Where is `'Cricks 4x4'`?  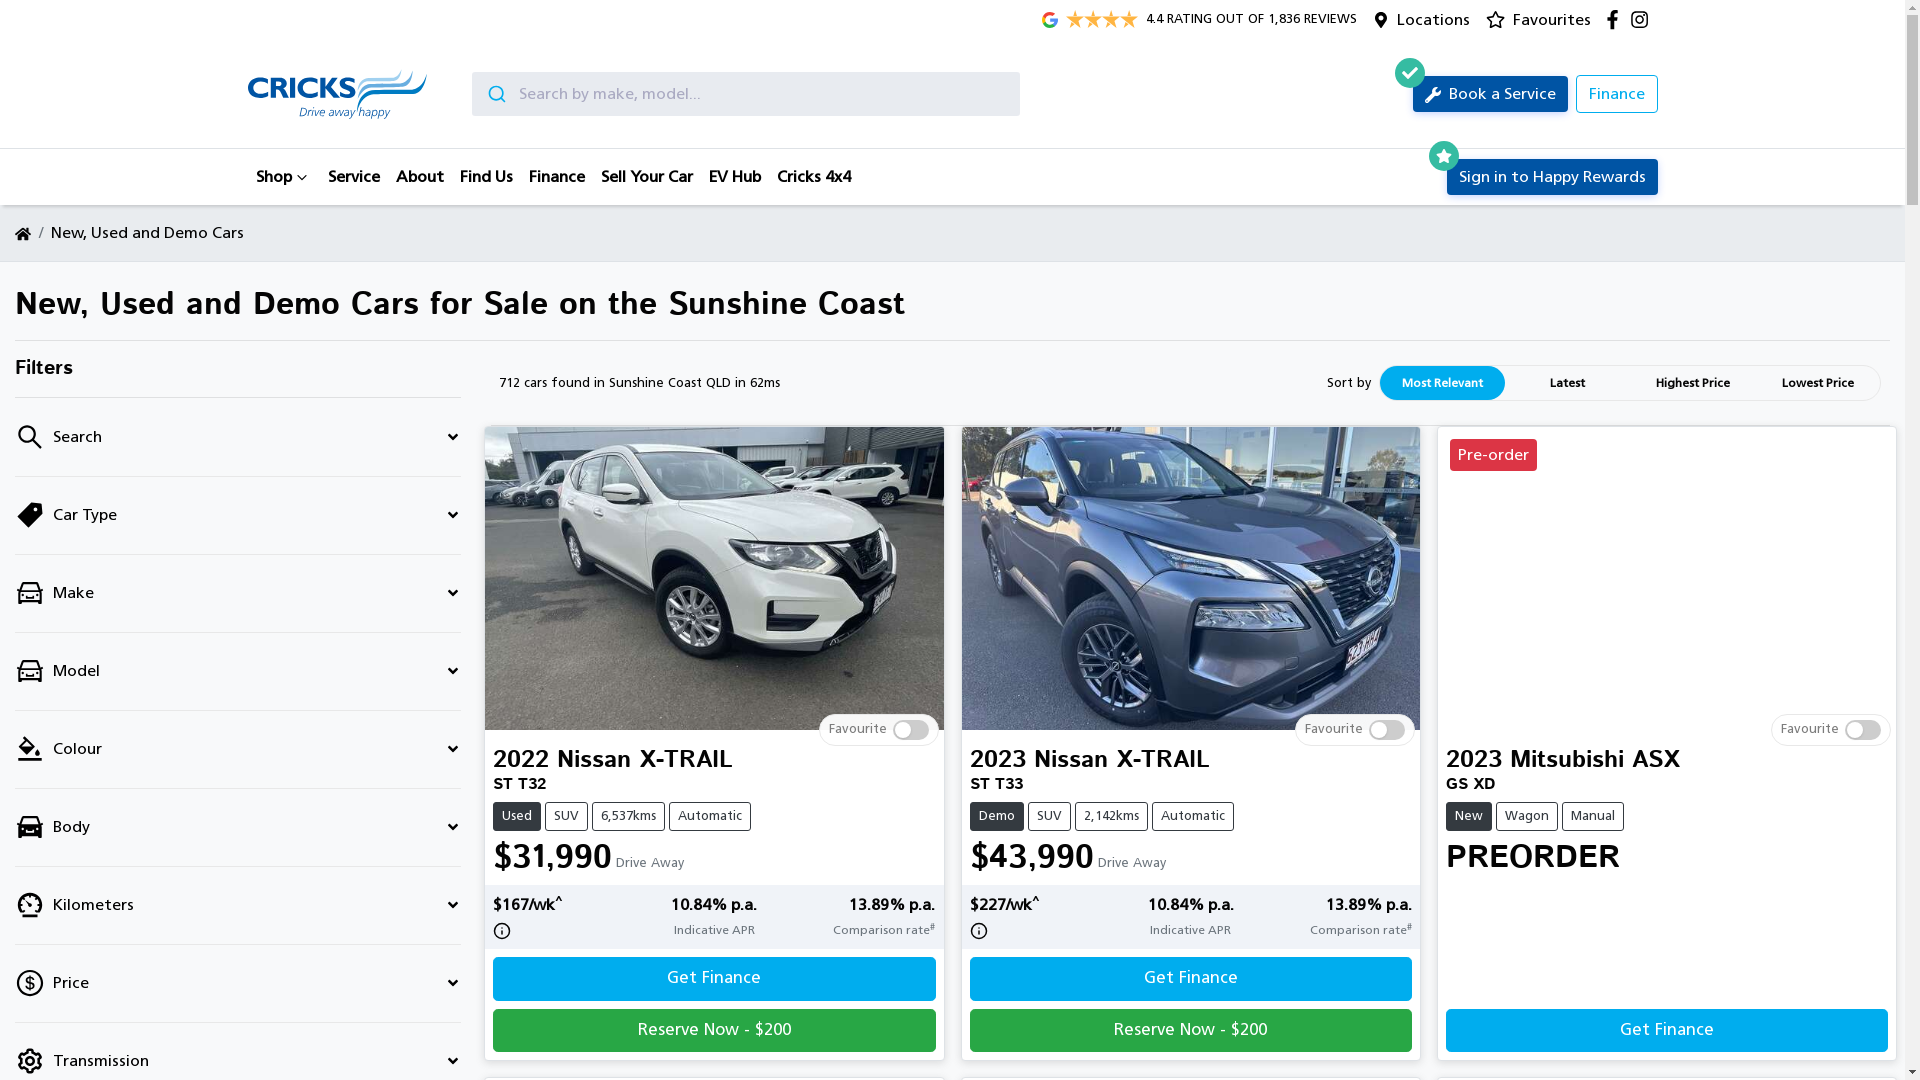 'Cricks 4x4' is located at coordinates (767, 176).